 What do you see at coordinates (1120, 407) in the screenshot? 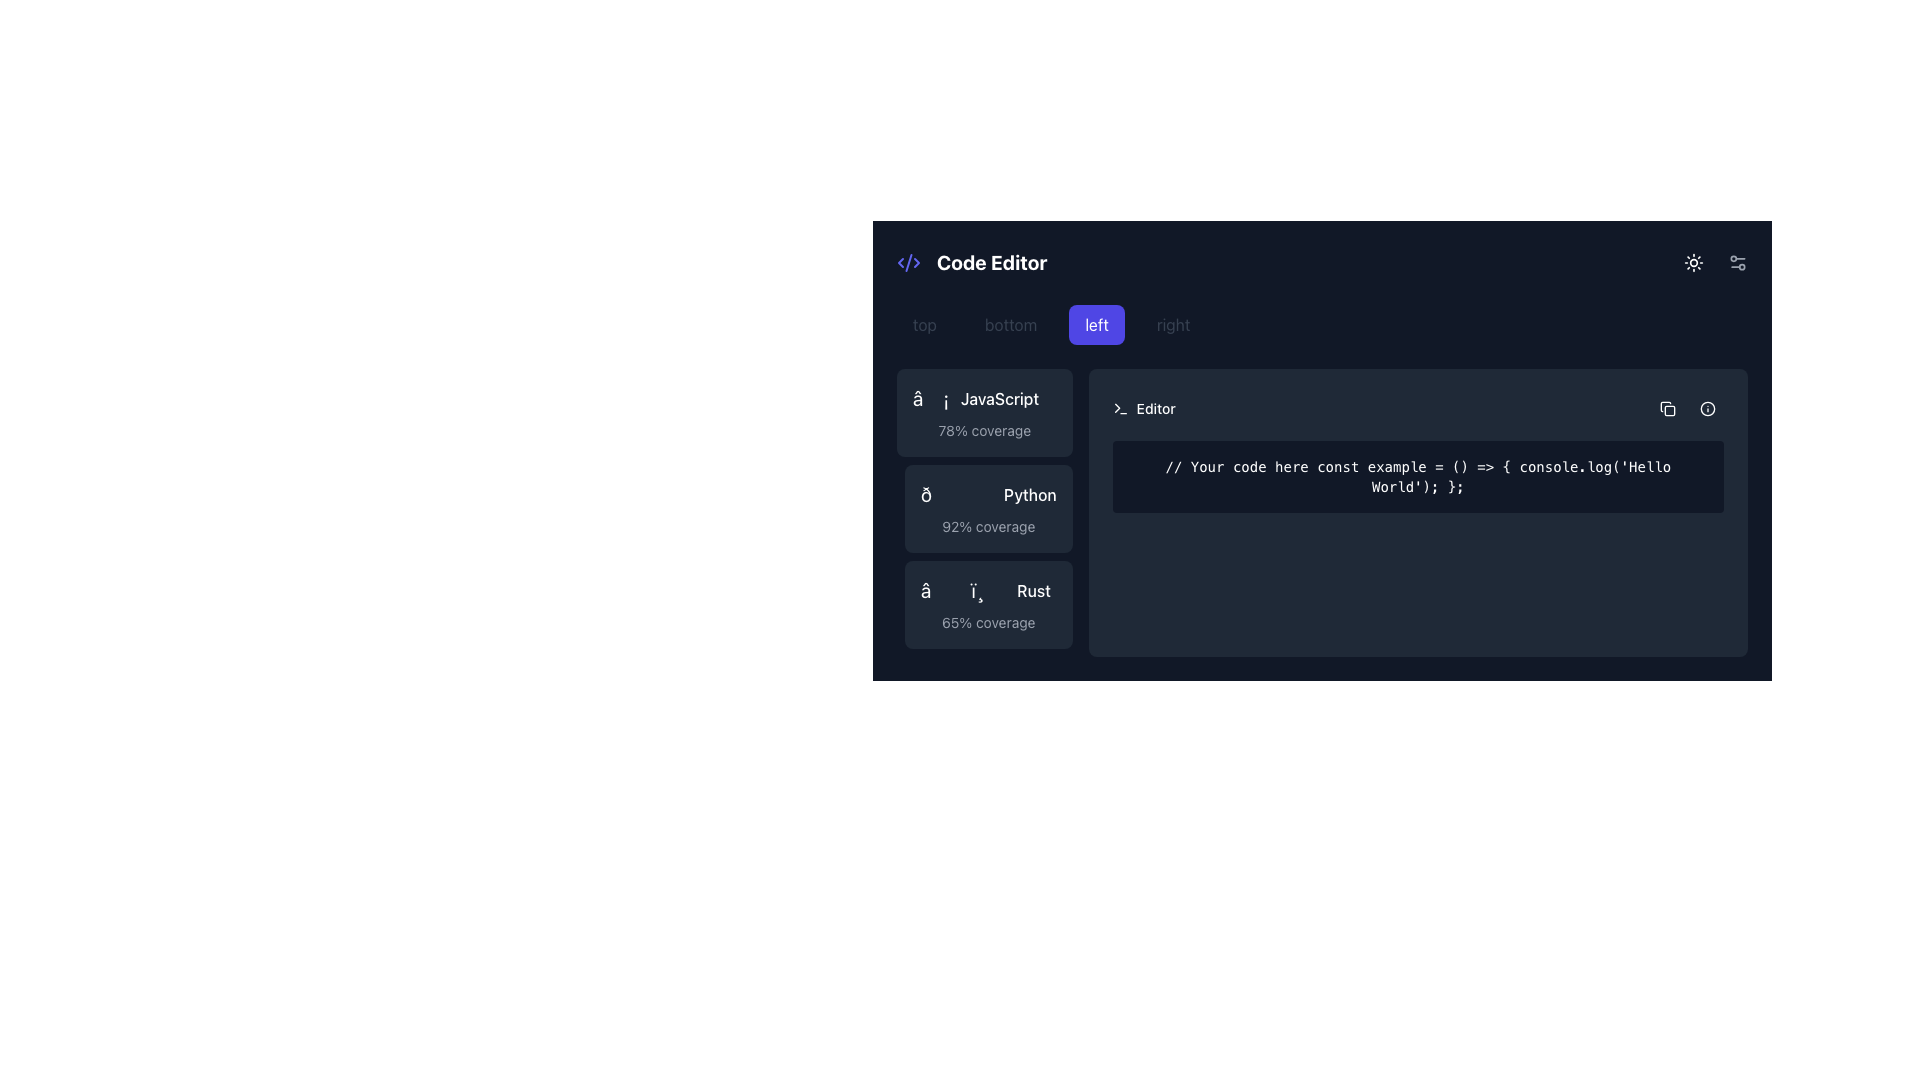
I see `the leftmost SVG icon in the toolbar, which is positioned immediately to the left of the 'Editor' text` at bounding box center [1120, 407].